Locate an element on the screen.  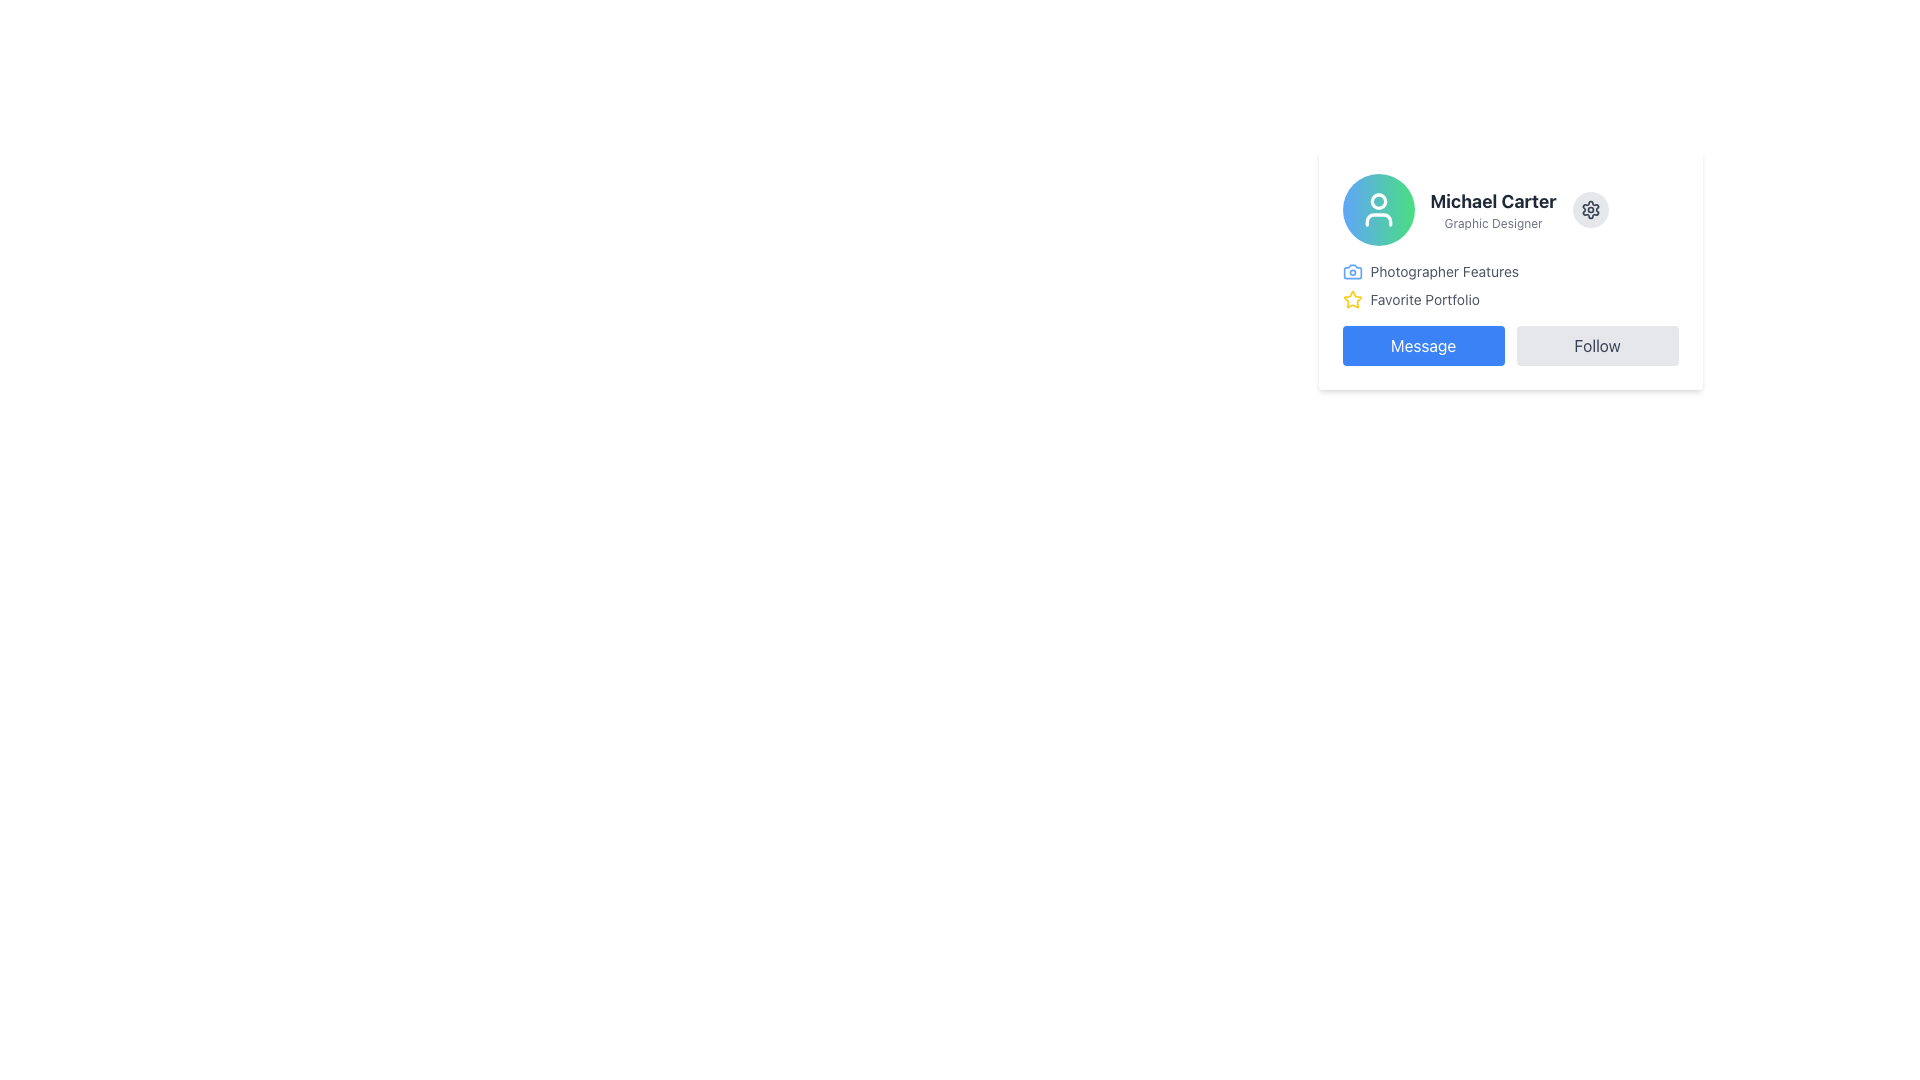
the gear-like settings icon located at the top-right corner of the profile card, adjacent to the user's name and title is located at coordinates (1589, 209).